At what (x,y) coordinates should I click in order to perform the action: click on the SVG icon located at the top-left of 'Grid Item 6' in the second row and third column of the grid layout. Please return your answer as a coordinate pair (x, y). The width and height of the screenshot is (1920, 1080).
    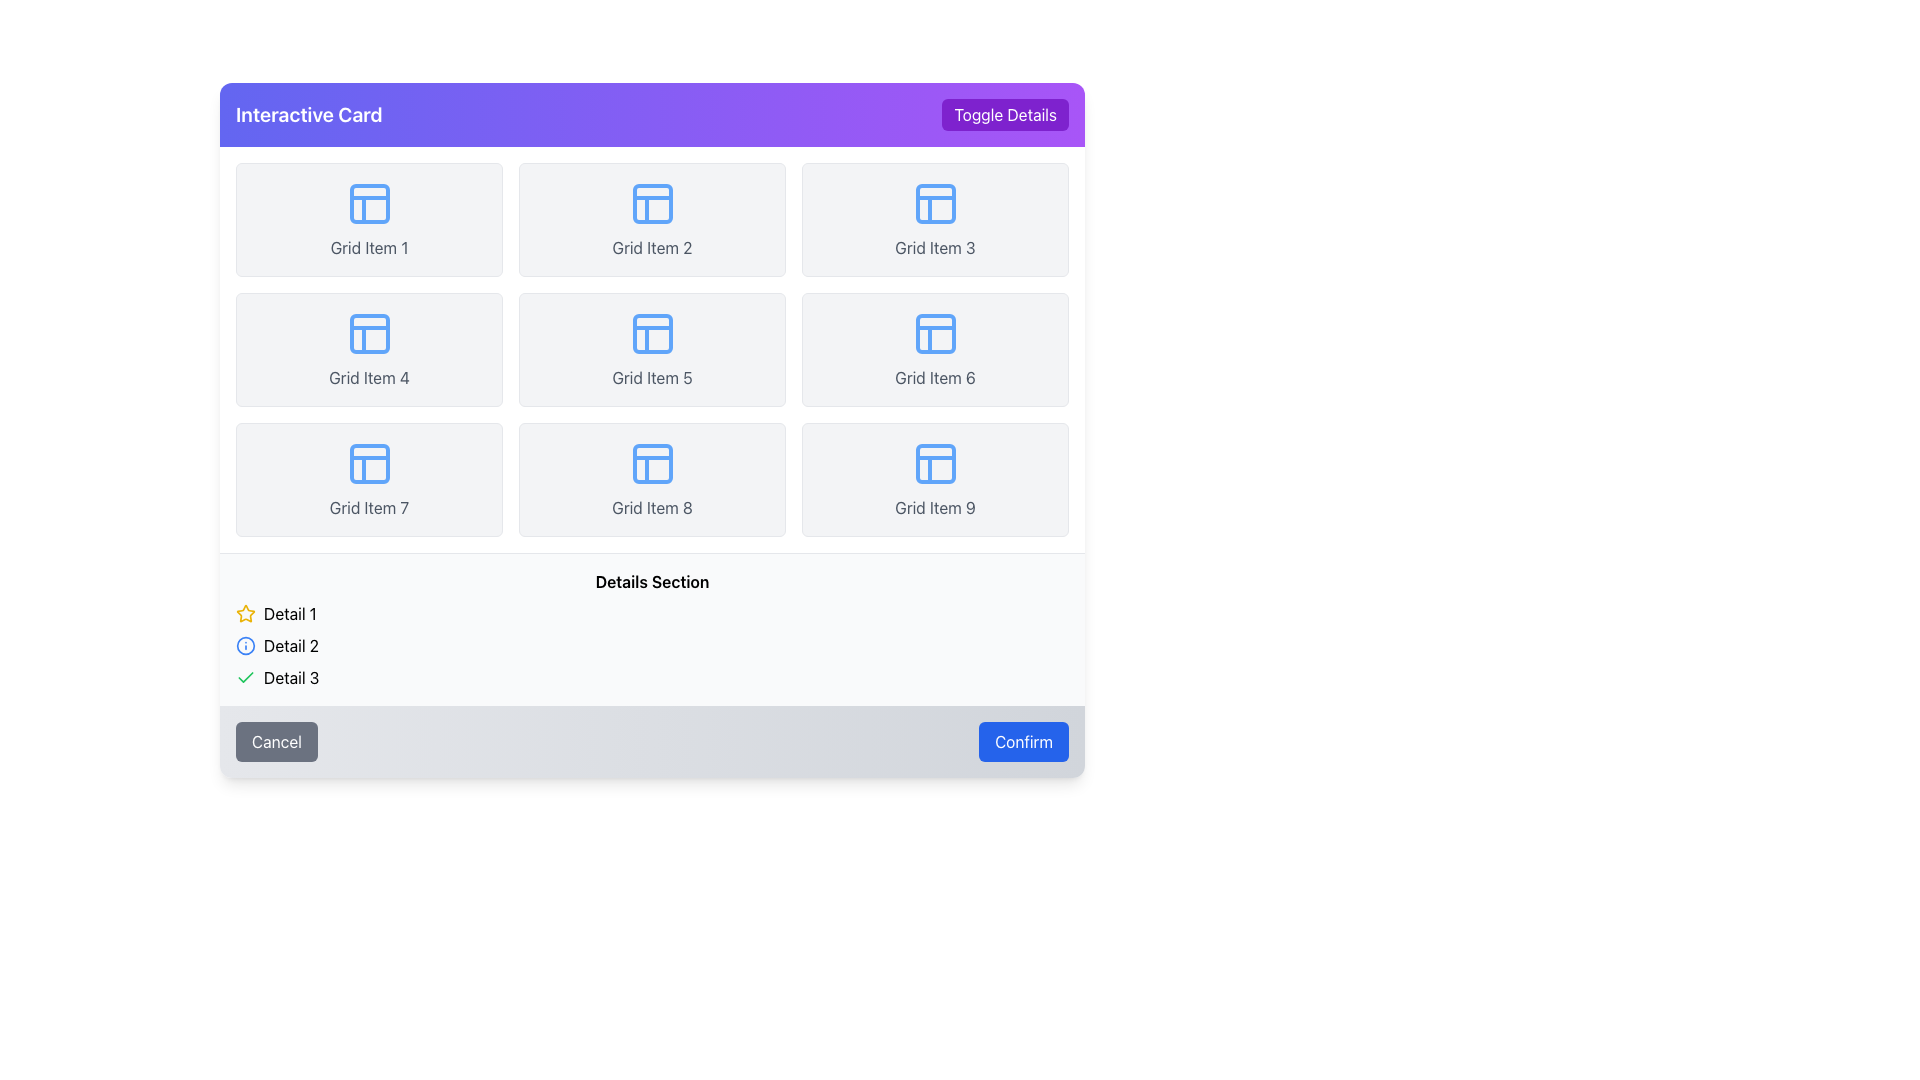
    Looking at the image, I should click on (934, 333).